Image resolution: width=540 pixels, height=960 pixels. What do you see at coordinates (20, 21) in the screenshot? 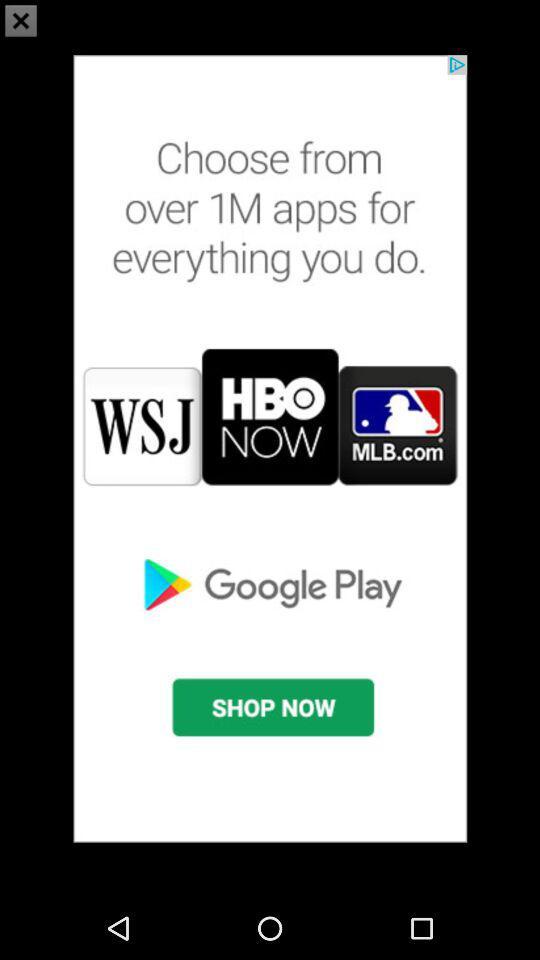
I see `the close icon` at bounding box center [20, 21].